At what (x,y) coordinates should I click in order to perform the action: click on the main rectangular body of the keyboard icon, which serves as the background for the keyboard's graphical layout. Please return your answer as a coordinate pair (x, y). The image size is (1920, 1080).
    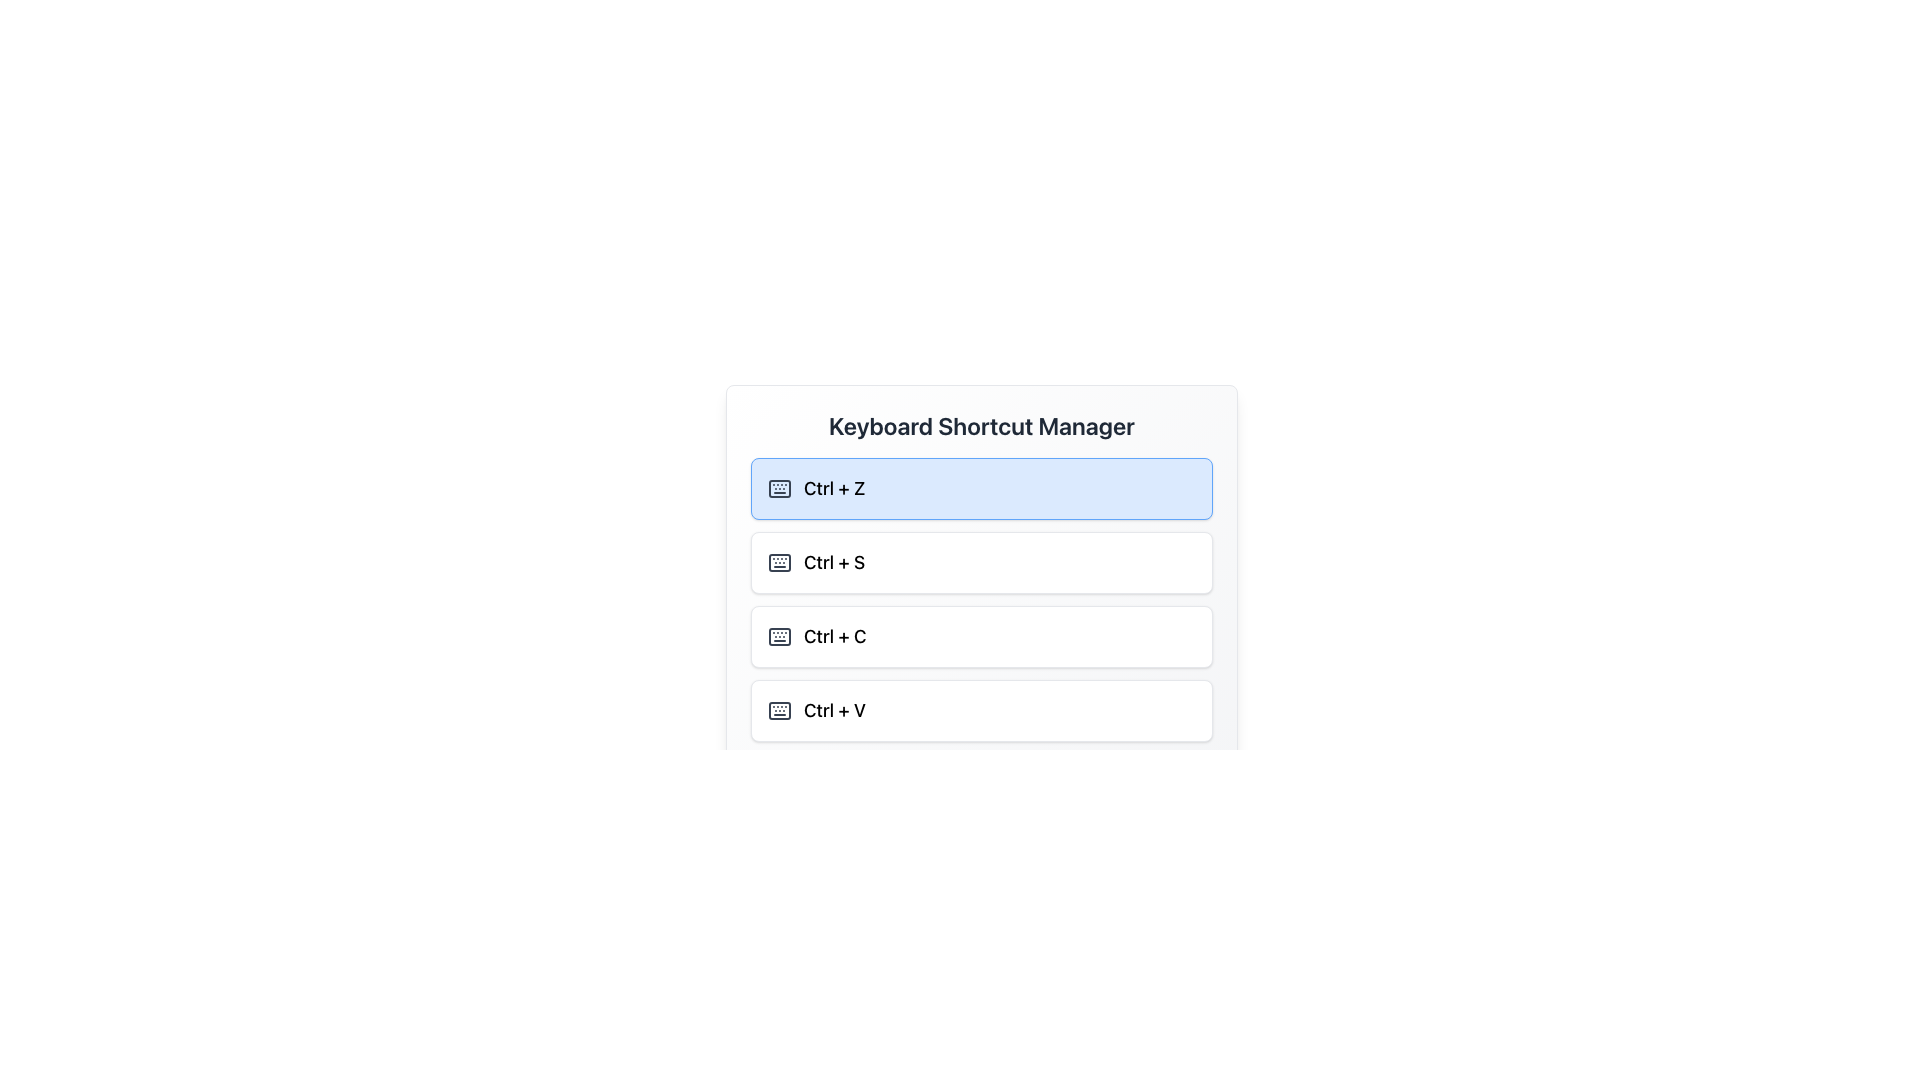
    Looking at the image, I should click on (778, 636).